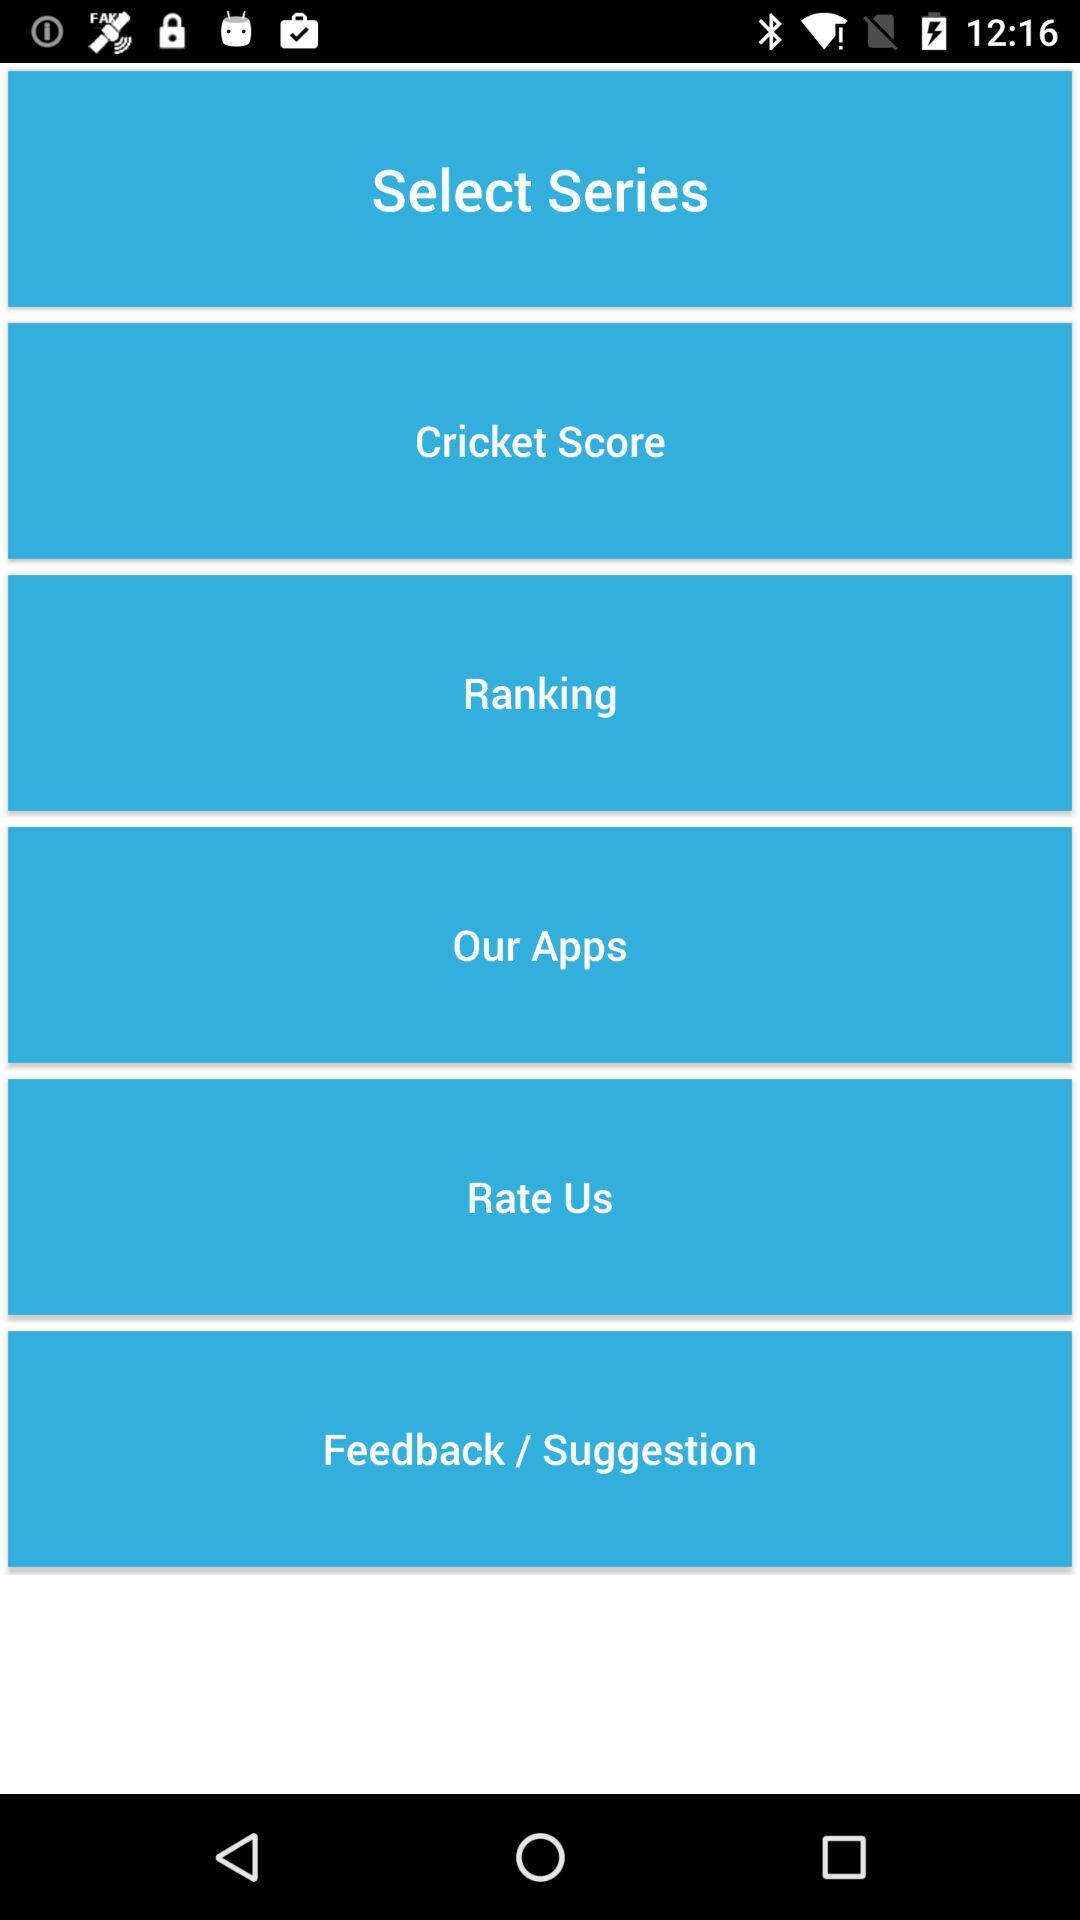 This screenshot has height=1920, width=1080. I want to click on feedback / suggestion icon, so click(540, 1449).